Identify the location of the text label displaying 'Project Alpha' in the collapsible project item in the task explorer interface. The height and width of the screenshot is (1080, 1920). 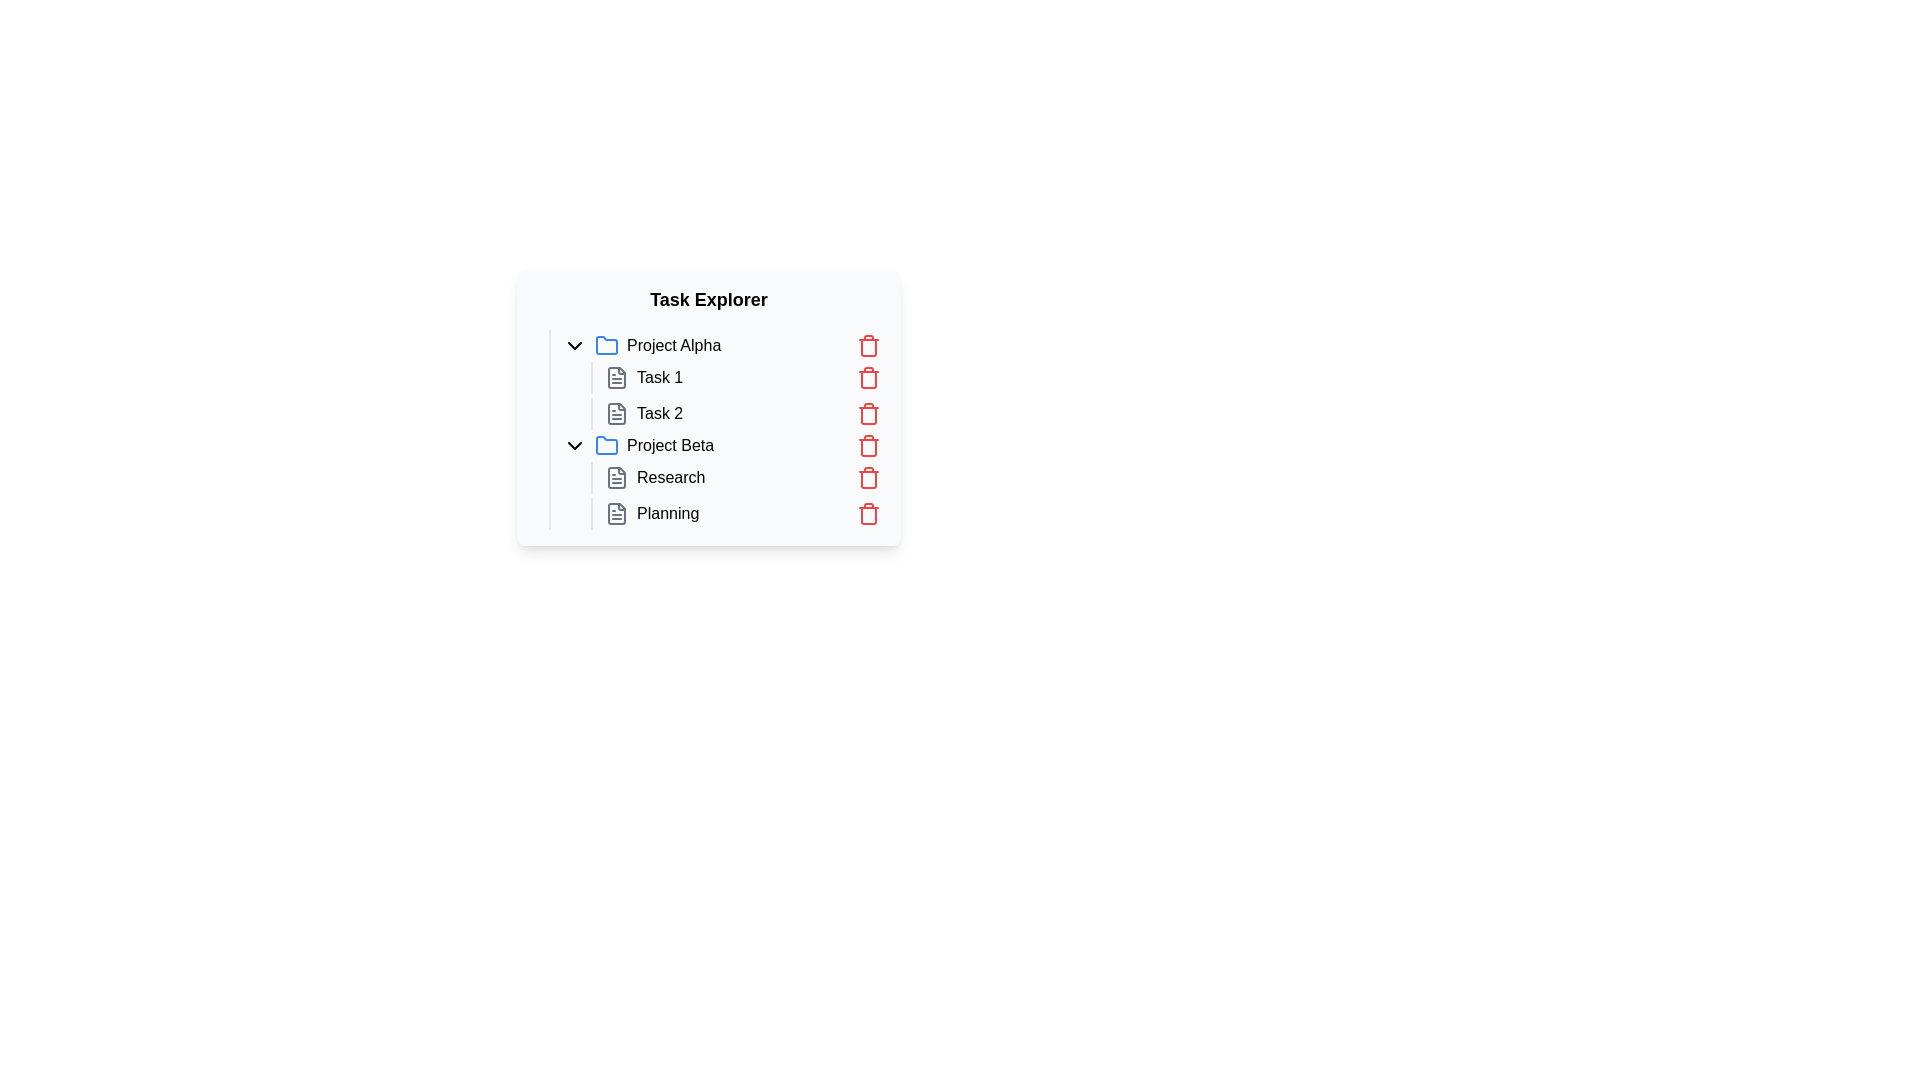
(674, 345).